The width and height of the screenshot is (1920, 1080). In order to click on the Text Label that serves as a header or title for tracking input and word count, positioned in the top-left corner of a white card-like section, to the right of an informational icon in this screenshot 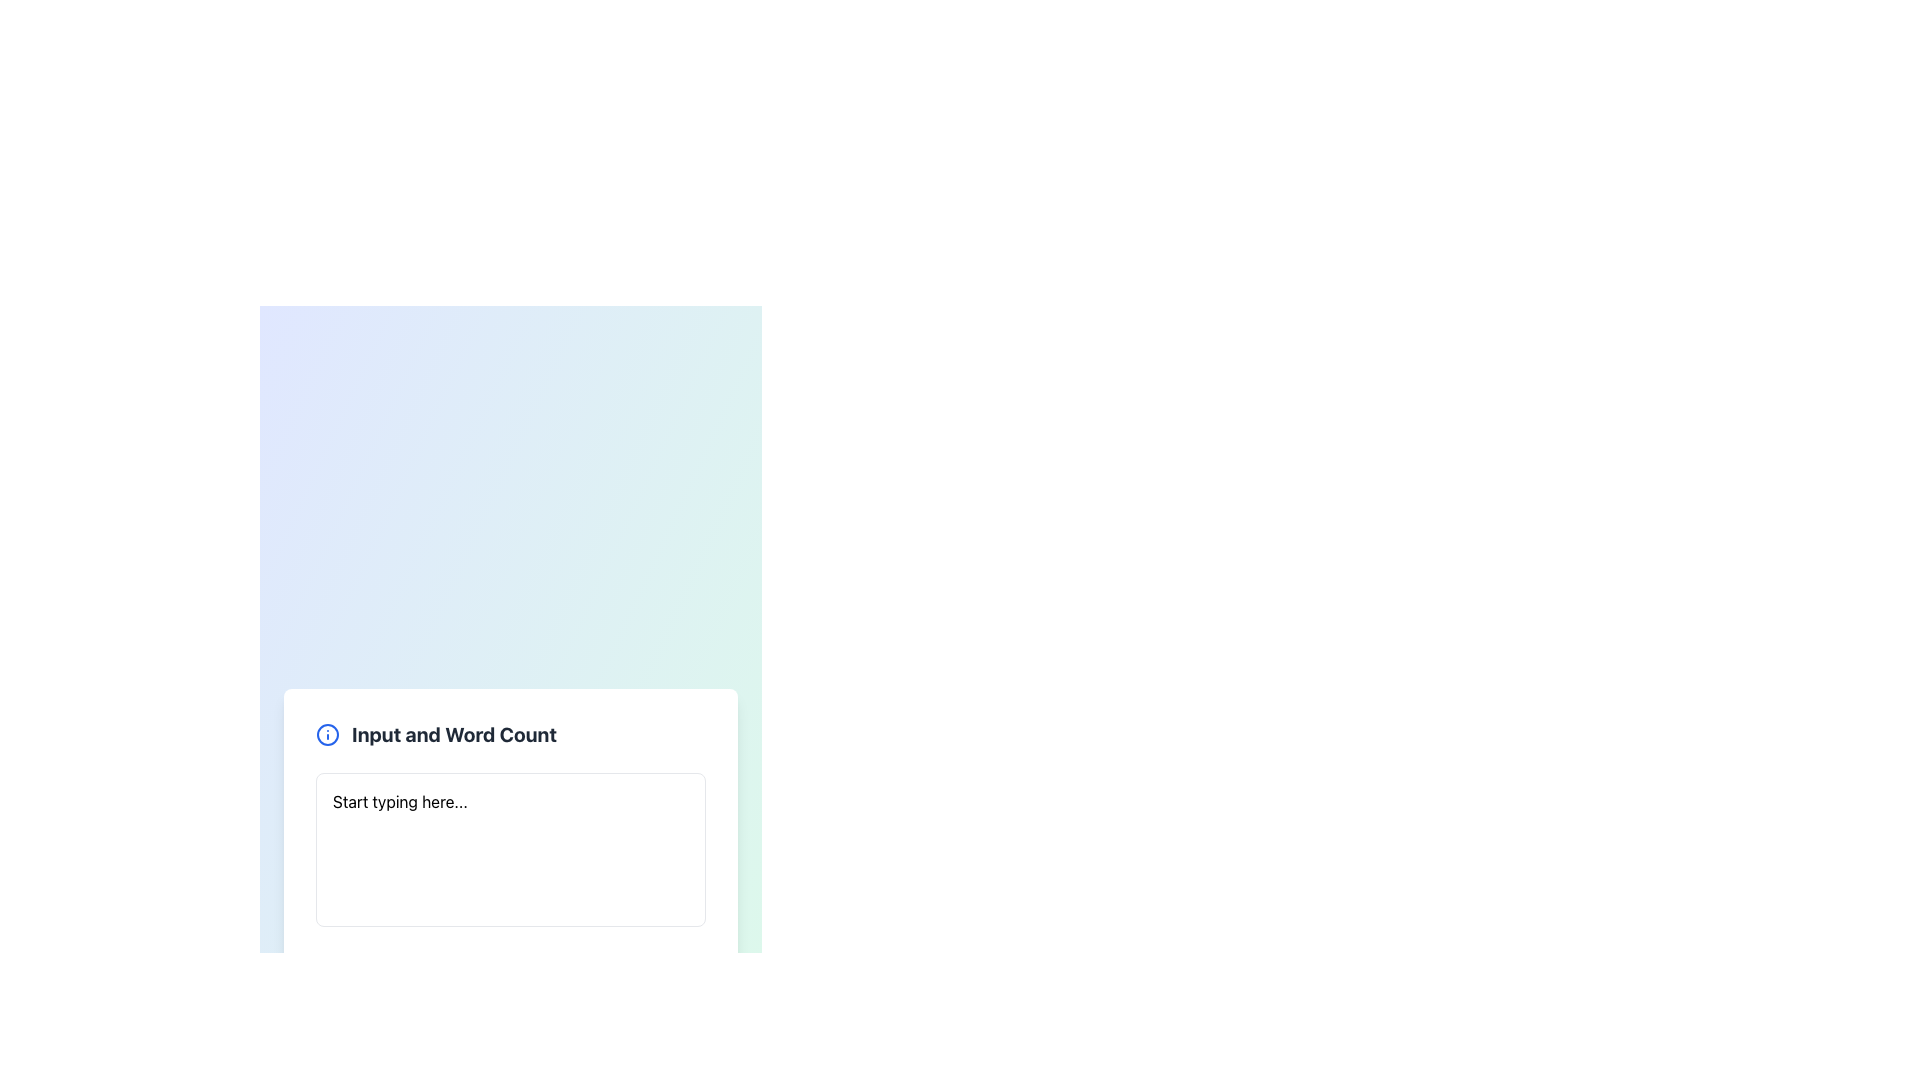, I will do `click(453, 735)`.